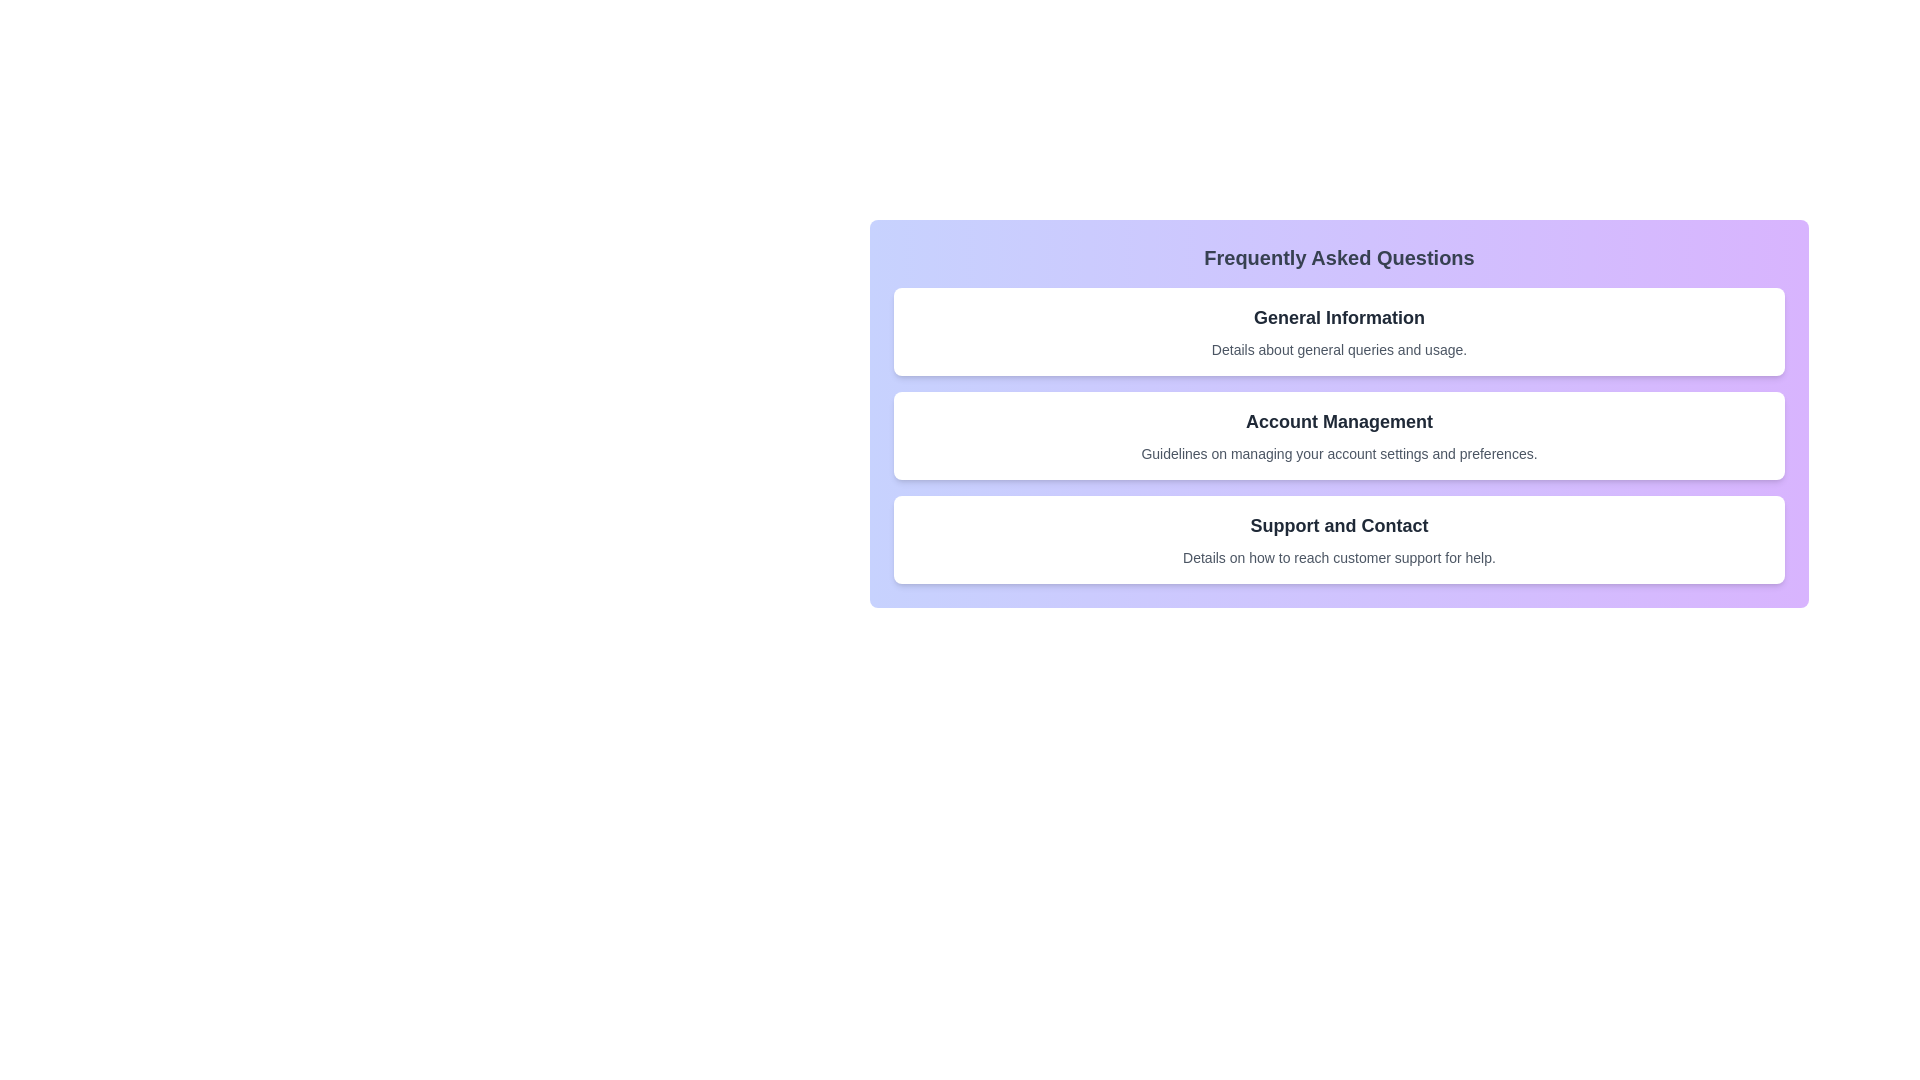 This screenshot has height=1080, width=1920. I want to click on the 'Account Management' text heading, which serves as a section header for account management information and is located within the middle card of three horizontally-stacked cards, so click(1339, 420).